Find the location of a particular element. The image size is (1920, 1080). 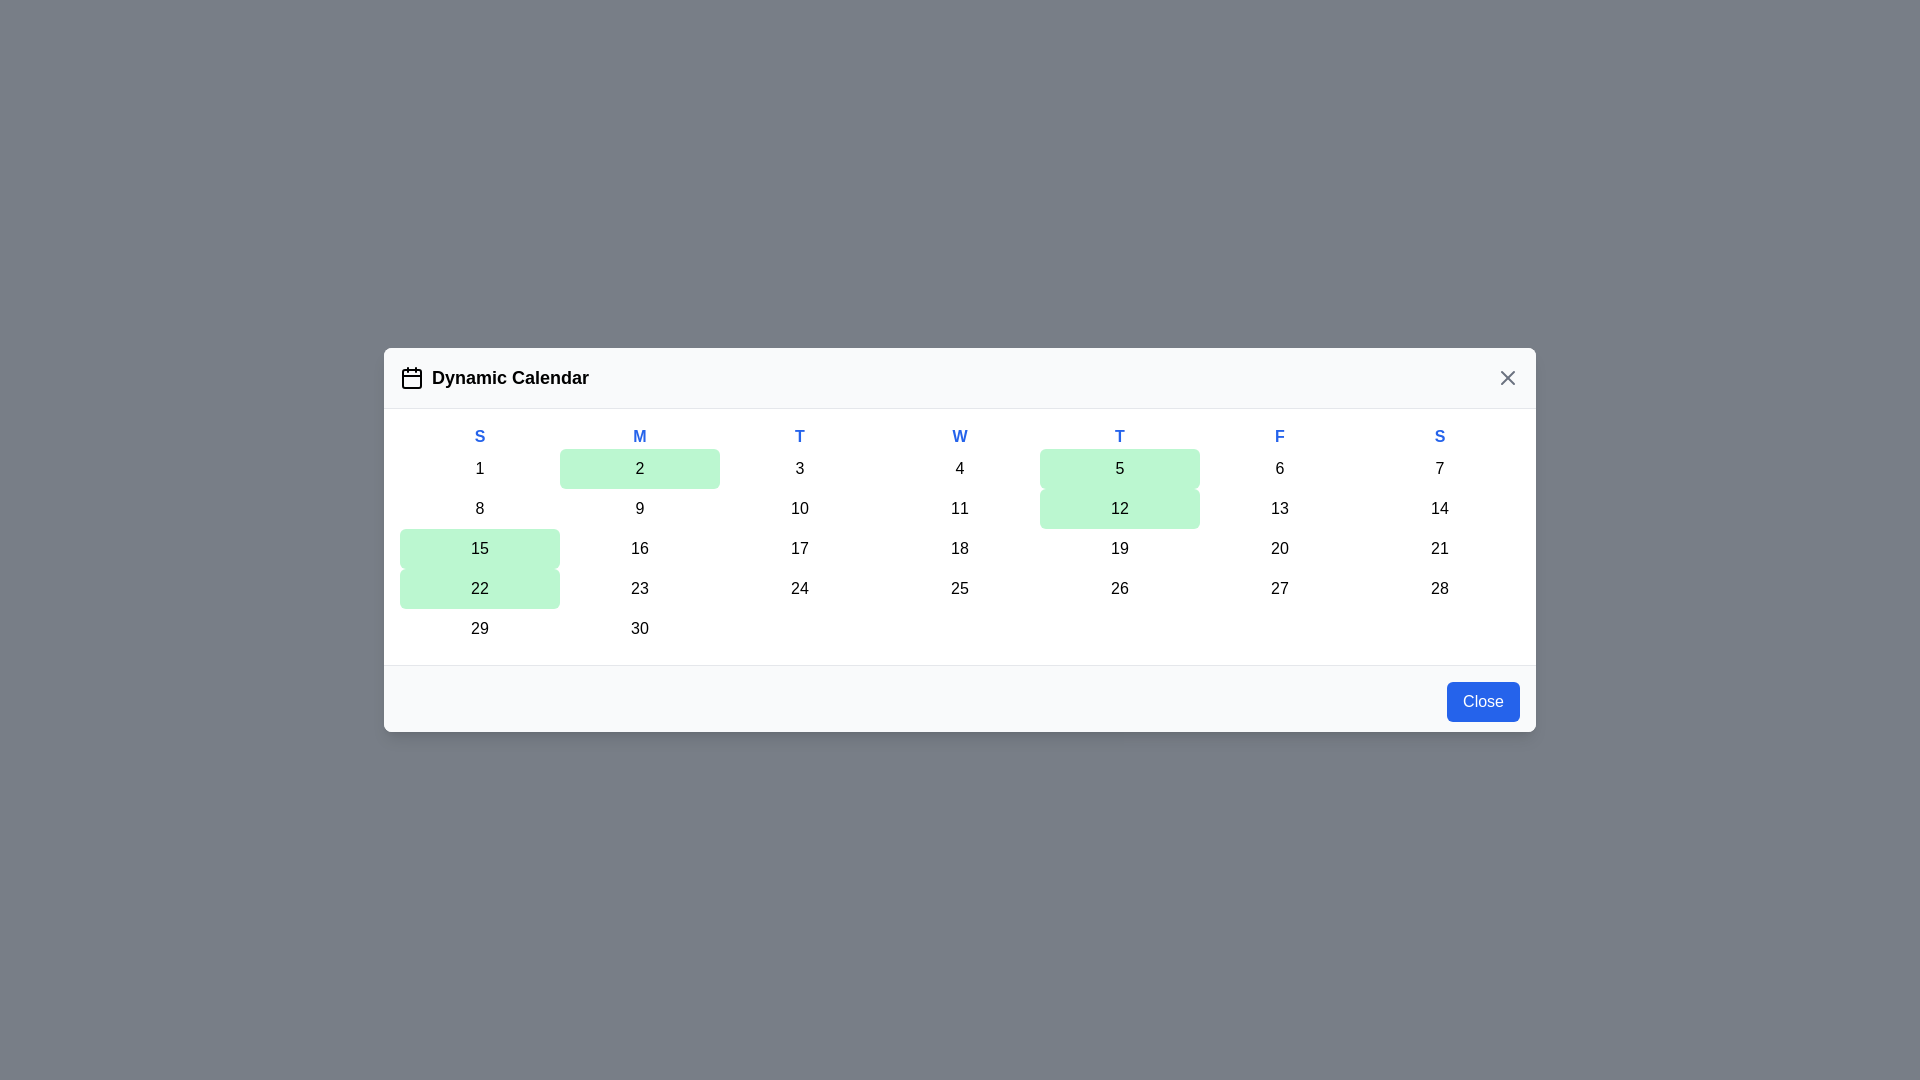

the day cell corresponding to 10 is located at coordinates (800, 508).